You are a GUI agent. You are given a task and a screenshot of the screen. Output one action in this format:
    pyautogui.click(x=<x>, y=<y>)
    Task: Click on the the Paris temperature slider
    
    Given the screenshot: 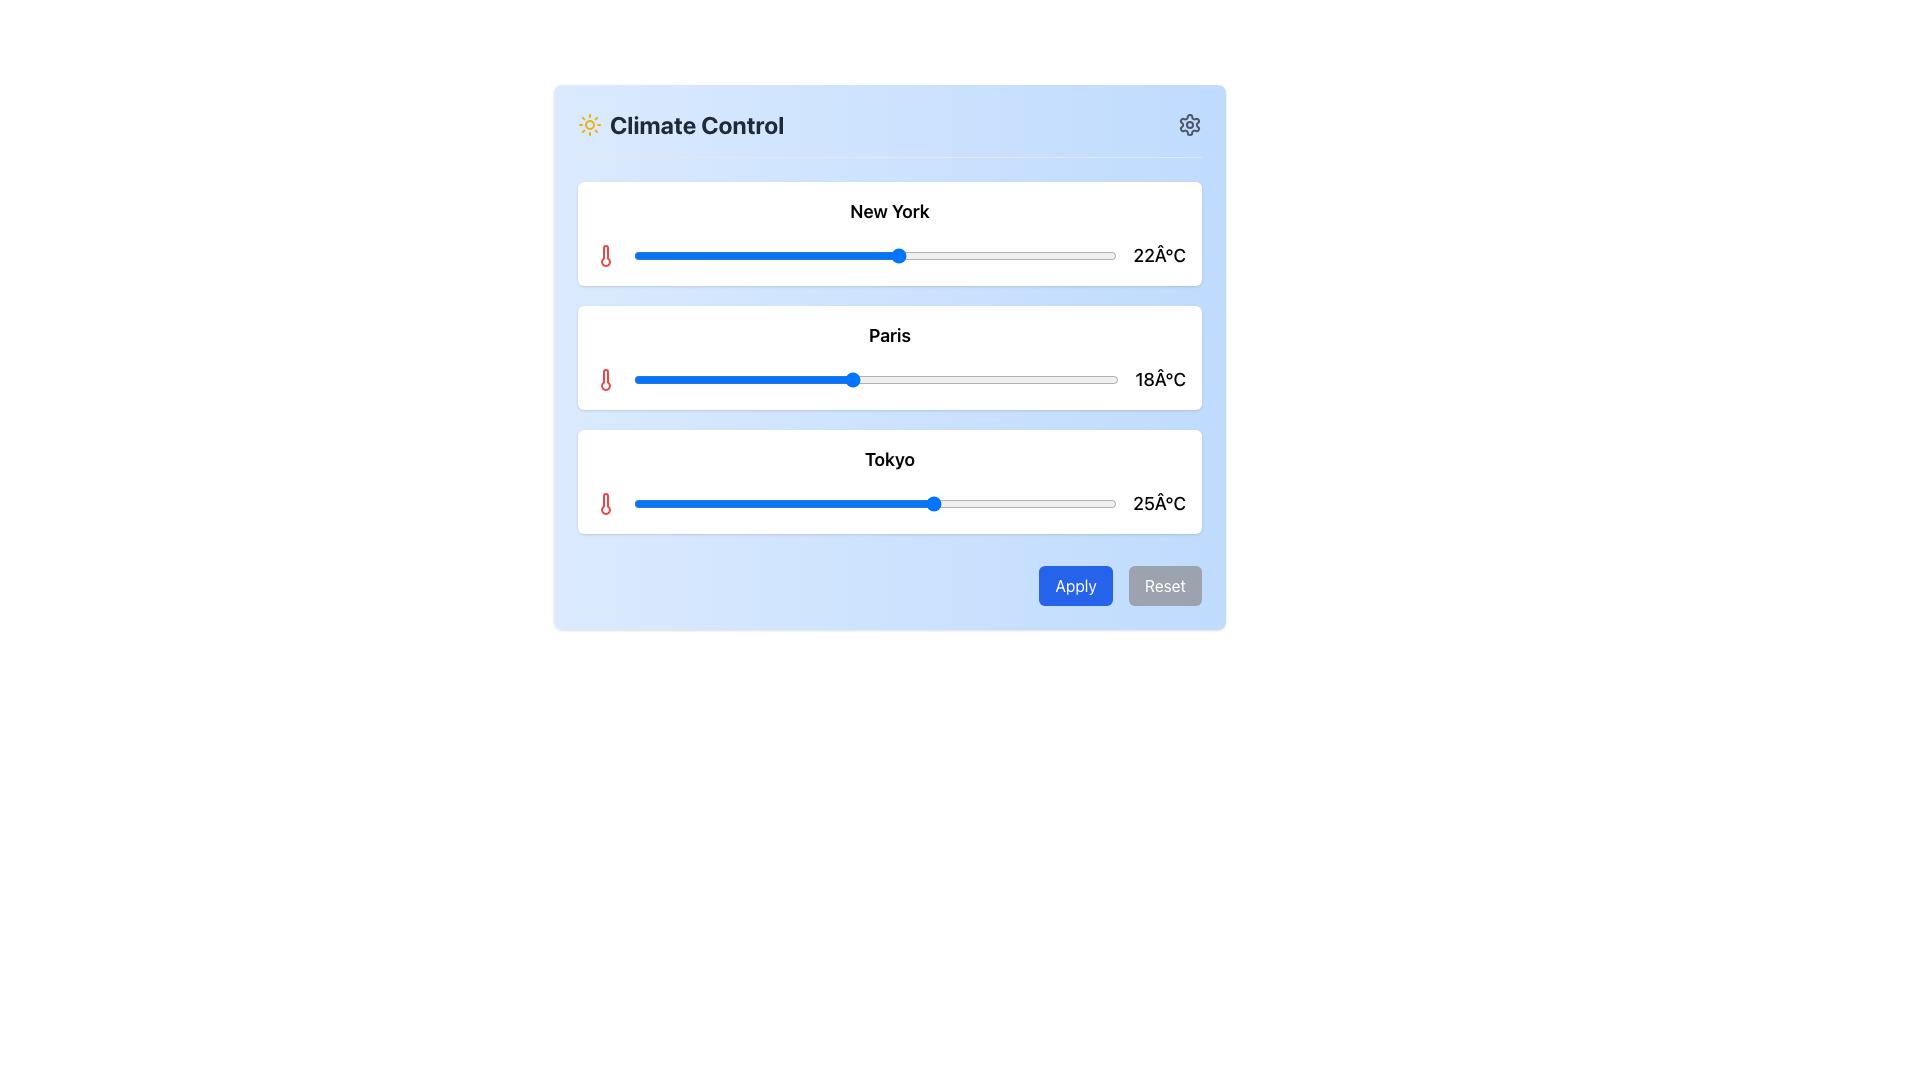 What is the action you would take?
    pyautogui.click(x=790, y=380)
    